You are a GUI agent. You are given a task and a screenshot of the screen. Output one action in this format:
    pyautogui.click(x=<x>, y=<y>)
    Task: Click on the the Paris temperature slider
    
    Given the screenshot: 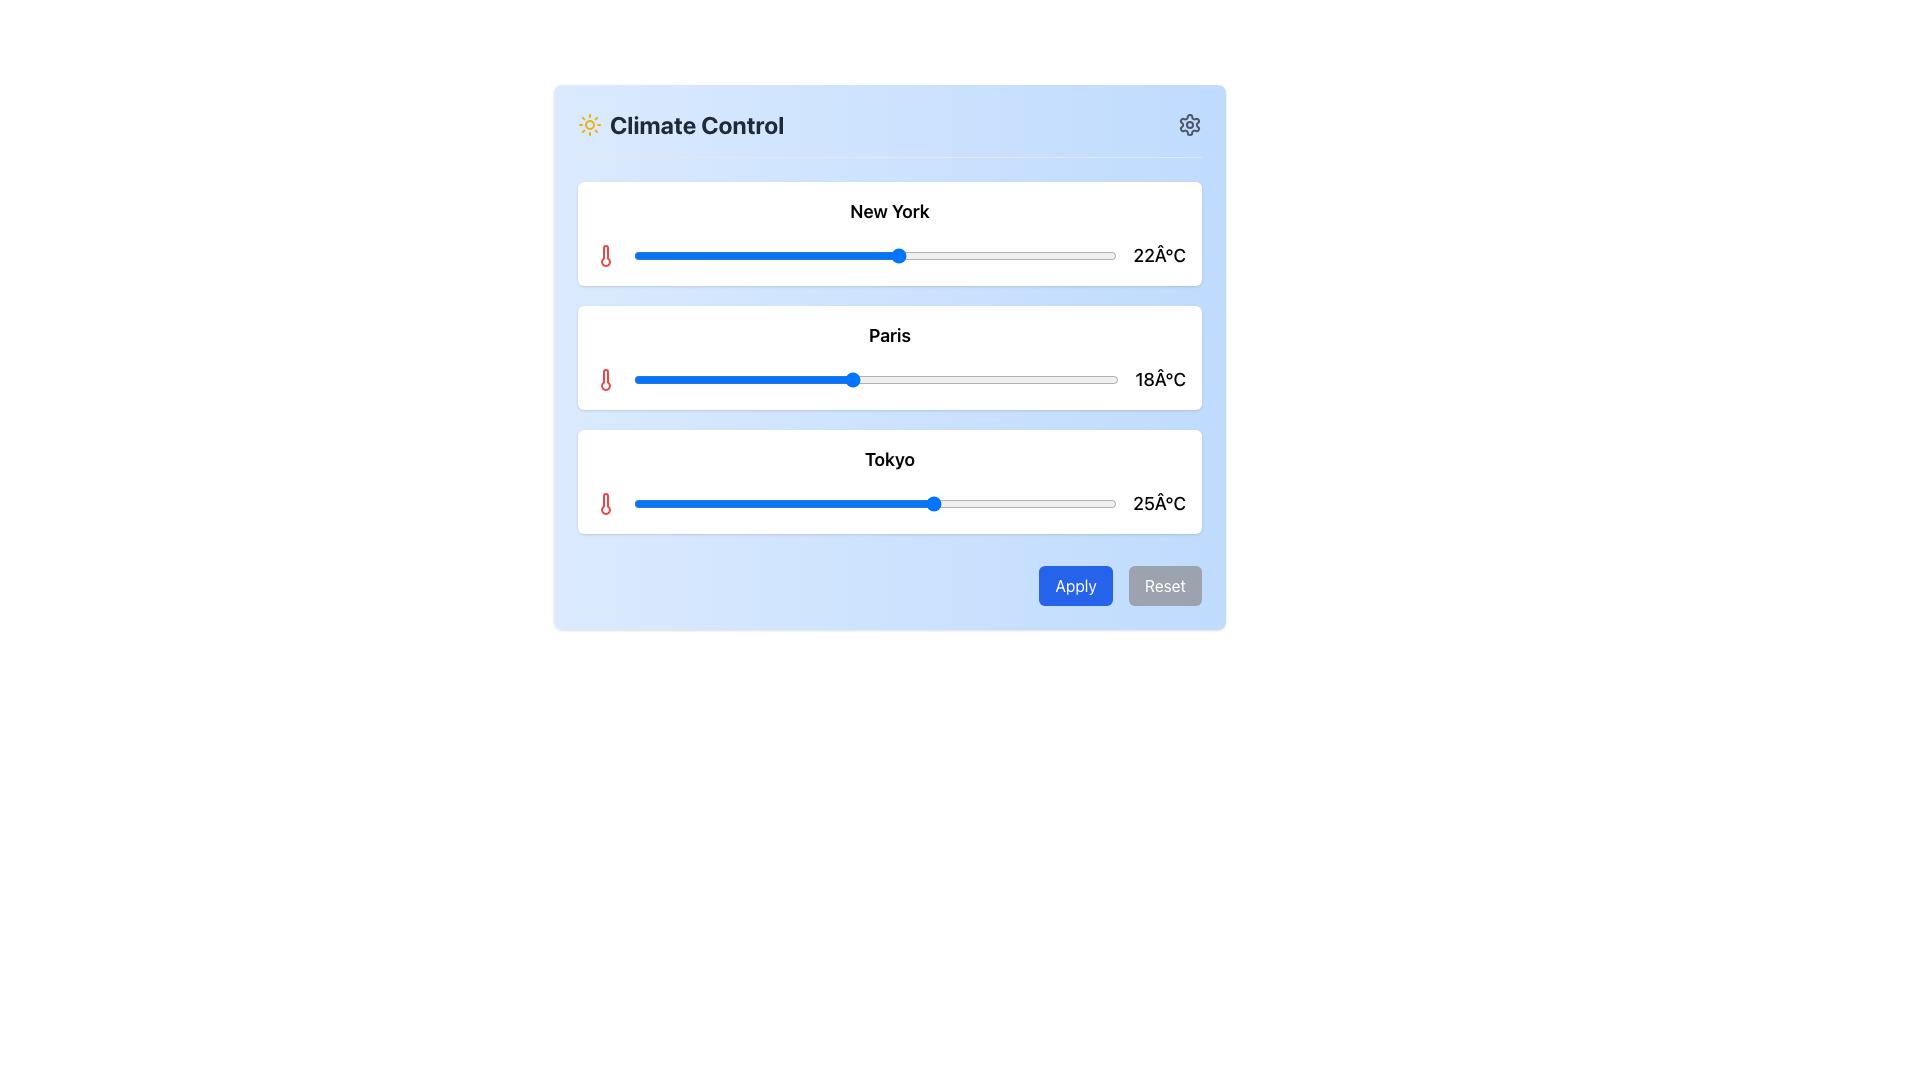 What is the action you would take?
    pyautogui.click(x=790, y=380)
    